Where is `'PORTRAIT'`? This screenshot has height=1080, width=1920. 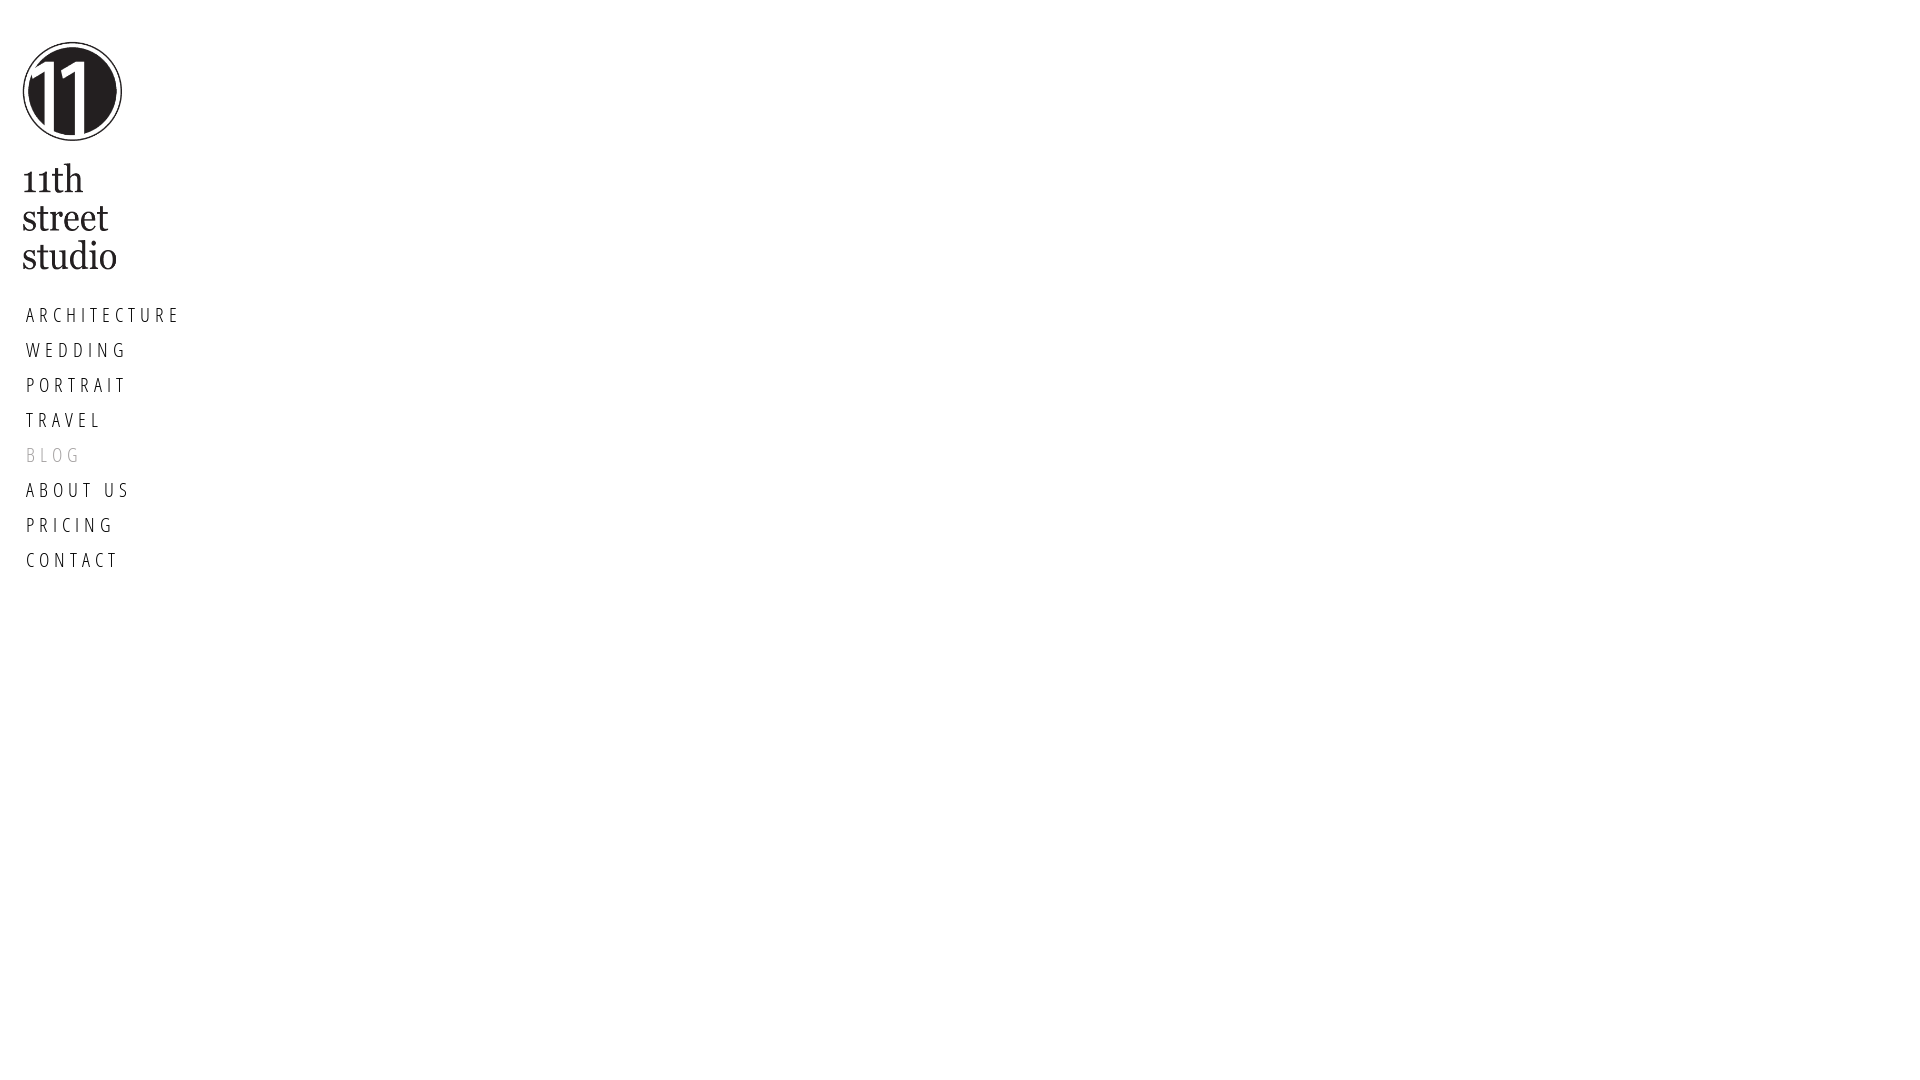 'PORTRAIT' is located at coordinates (103, 385).